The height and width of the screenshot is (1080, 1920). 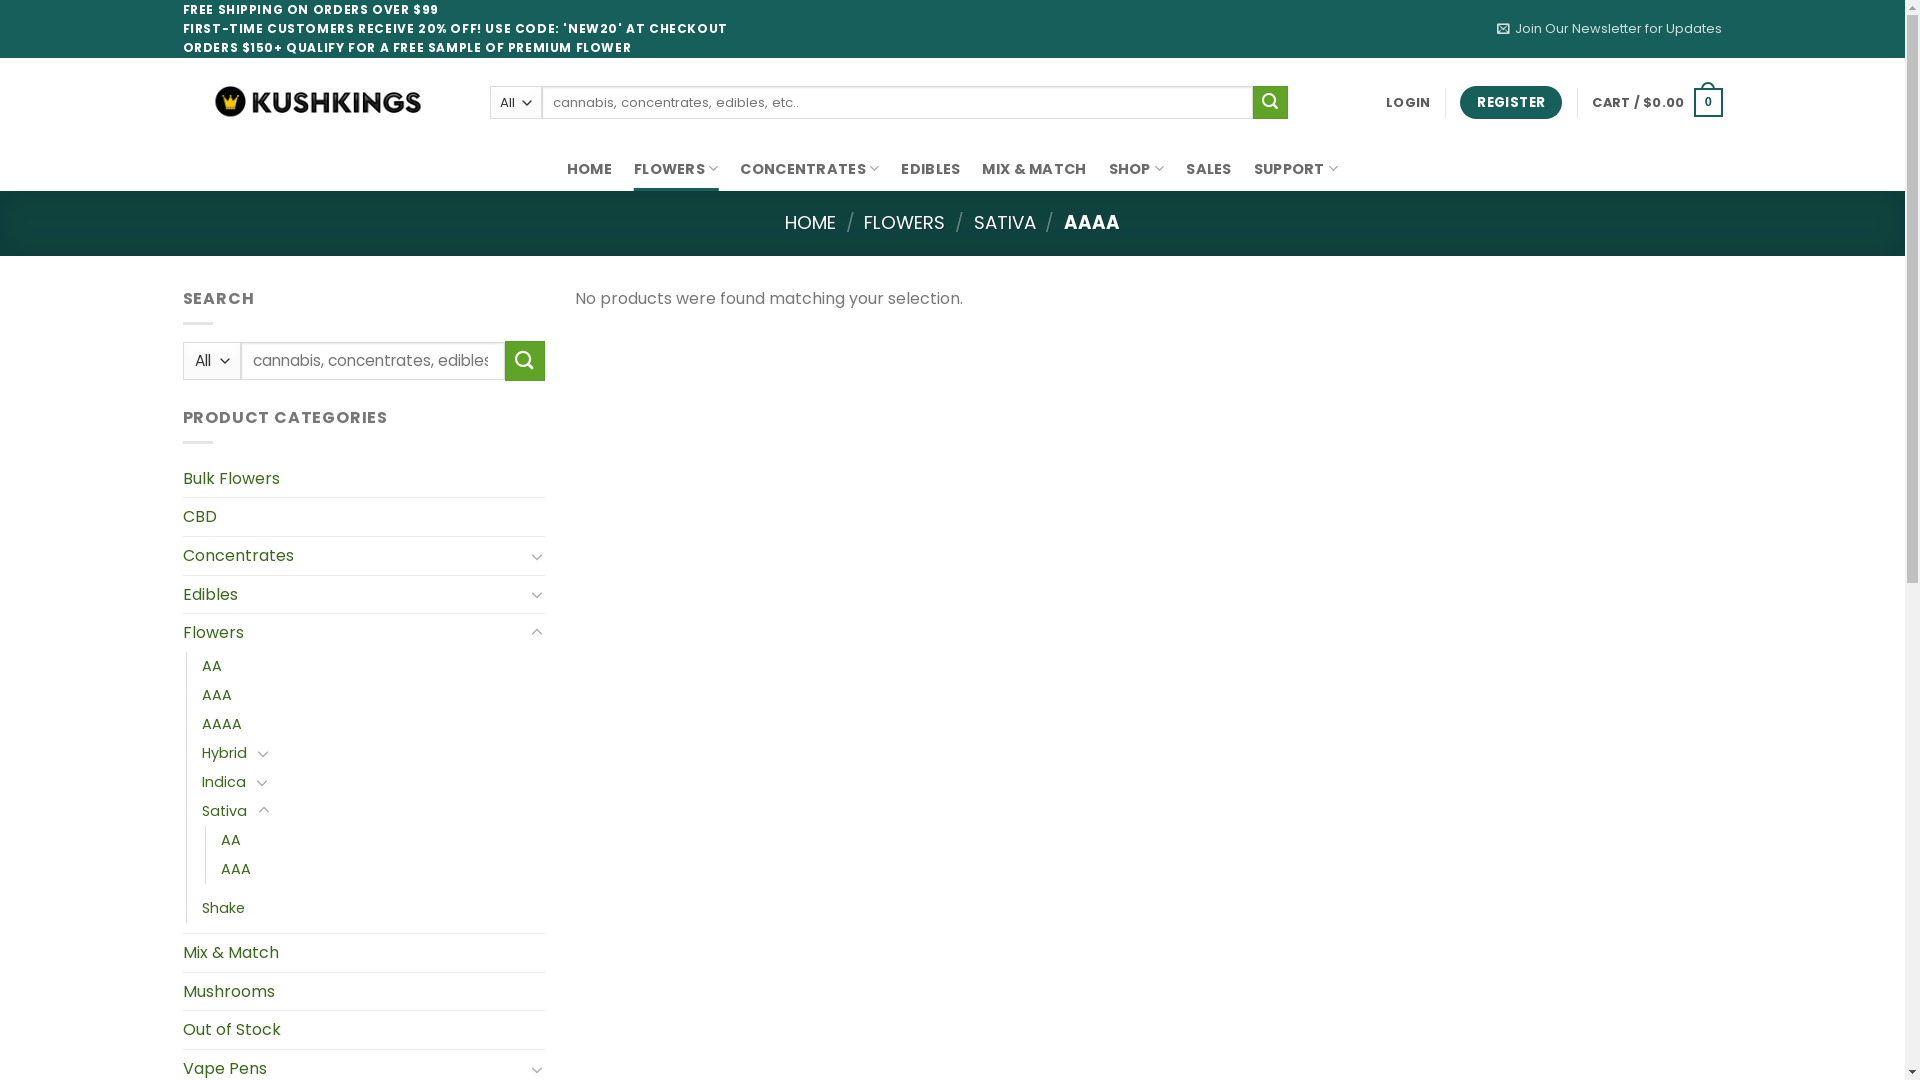 I want to click on 'Search', so click(x=1269, y=103).